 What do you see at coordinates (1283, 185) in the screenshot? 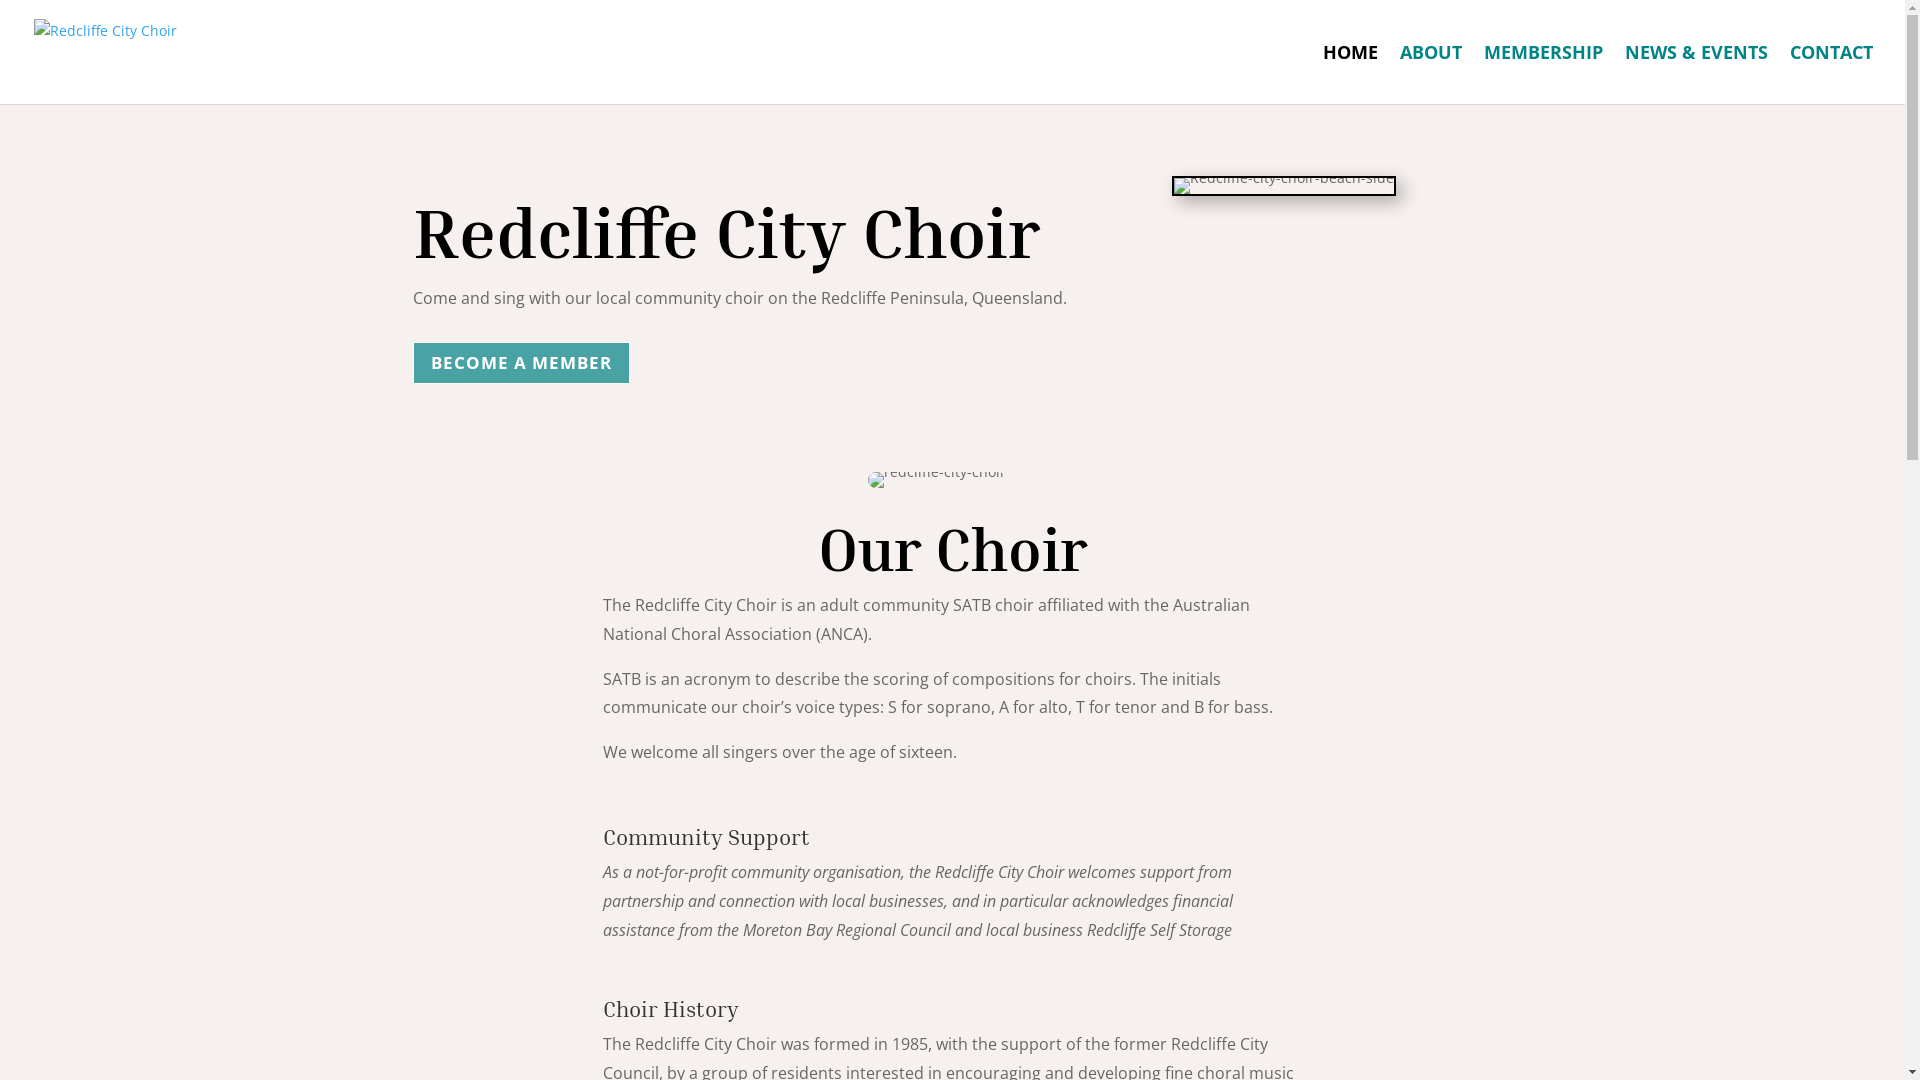
I see `'Singing by the bay'` at bounding box center [1283, 185].